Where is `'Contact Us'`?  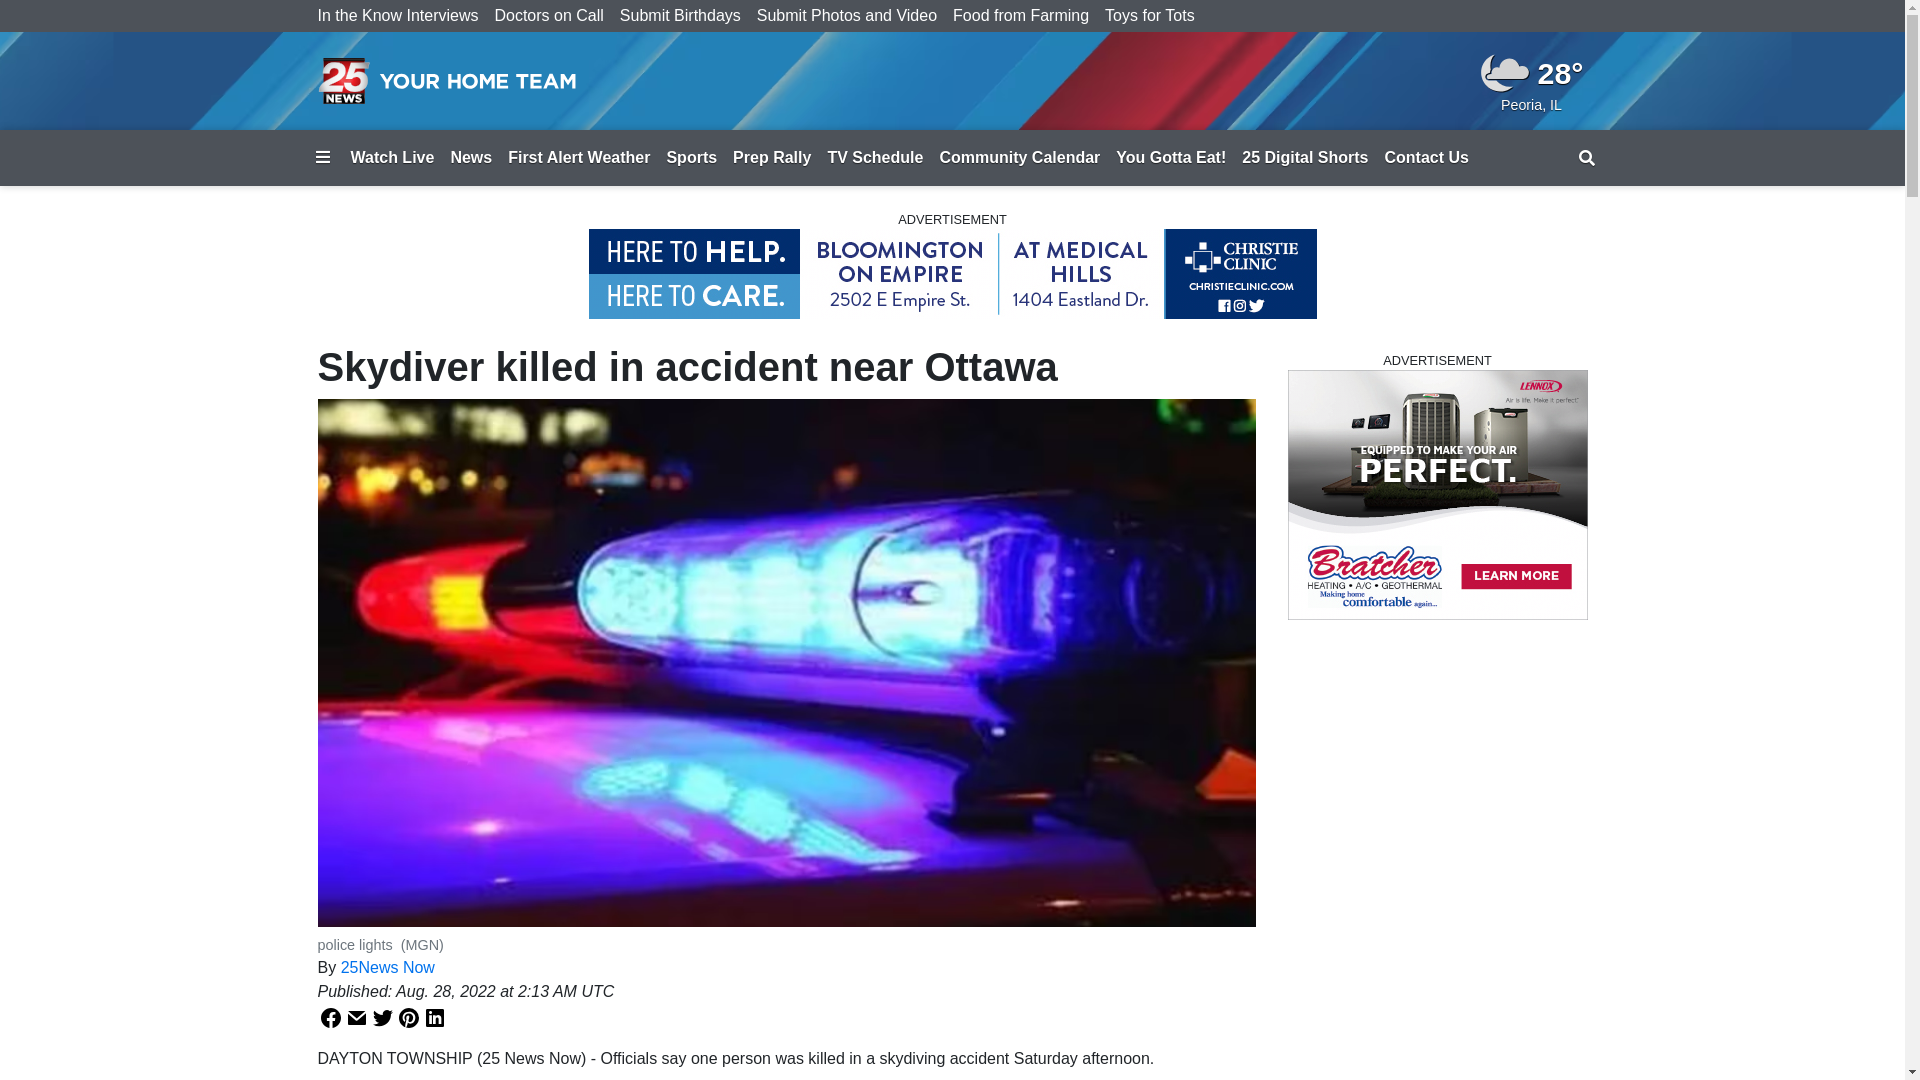 'Contact Us' is located at coordinates (1424, 157).